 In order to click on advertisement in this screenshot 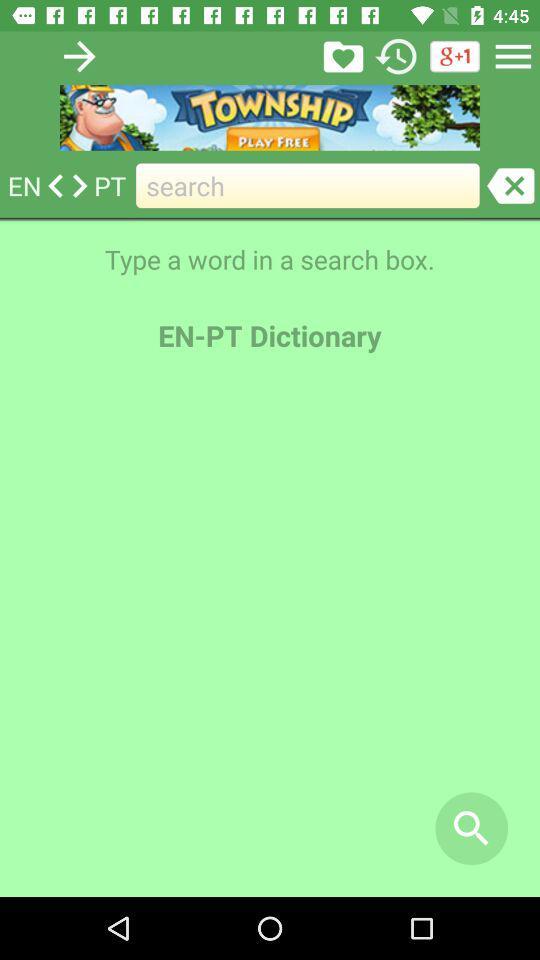, I will do `click(270, 117)`.